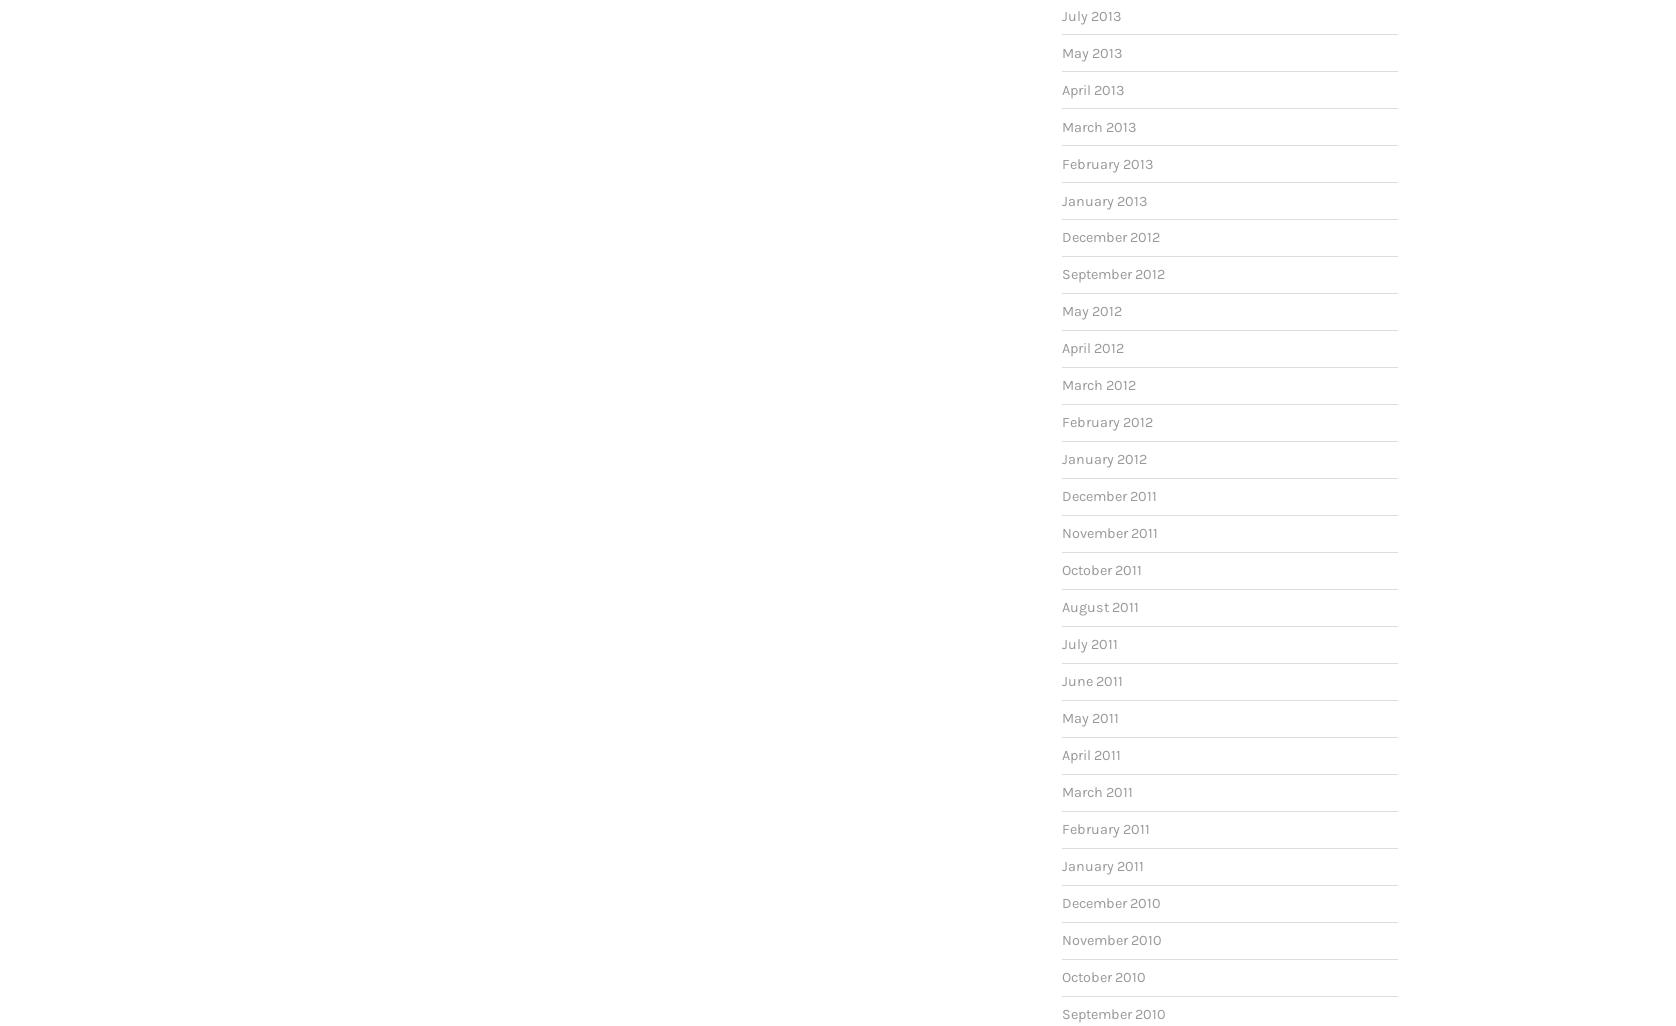 The image size is (1676, 1026). Describe the element at coordinates (1110, 902) in the screenshot. I see `'December 2010'` at that location.